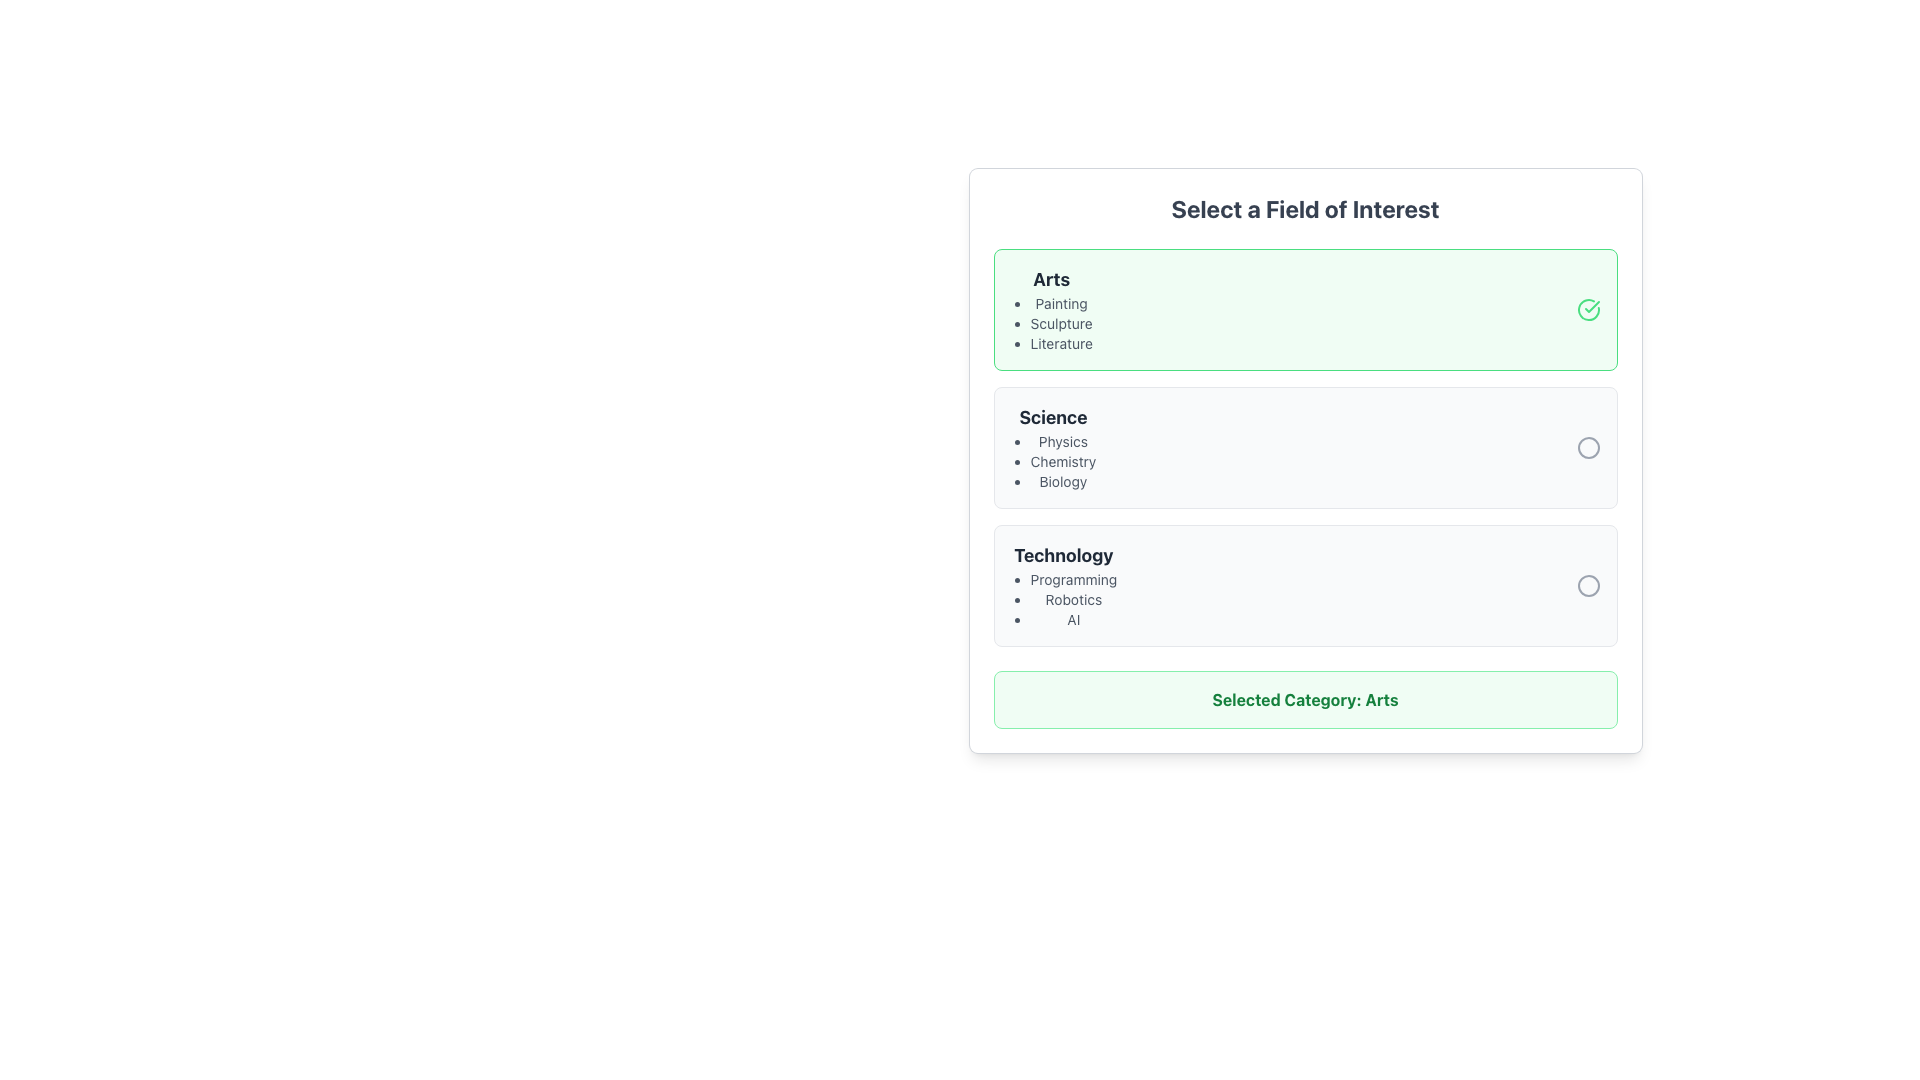 This screenshot has width=1920, height=1080. Describe the element at coordinates (1072, 619) in the screenshot. I see `the text element labeled 'AI' in the 'Technology' category` at that location.